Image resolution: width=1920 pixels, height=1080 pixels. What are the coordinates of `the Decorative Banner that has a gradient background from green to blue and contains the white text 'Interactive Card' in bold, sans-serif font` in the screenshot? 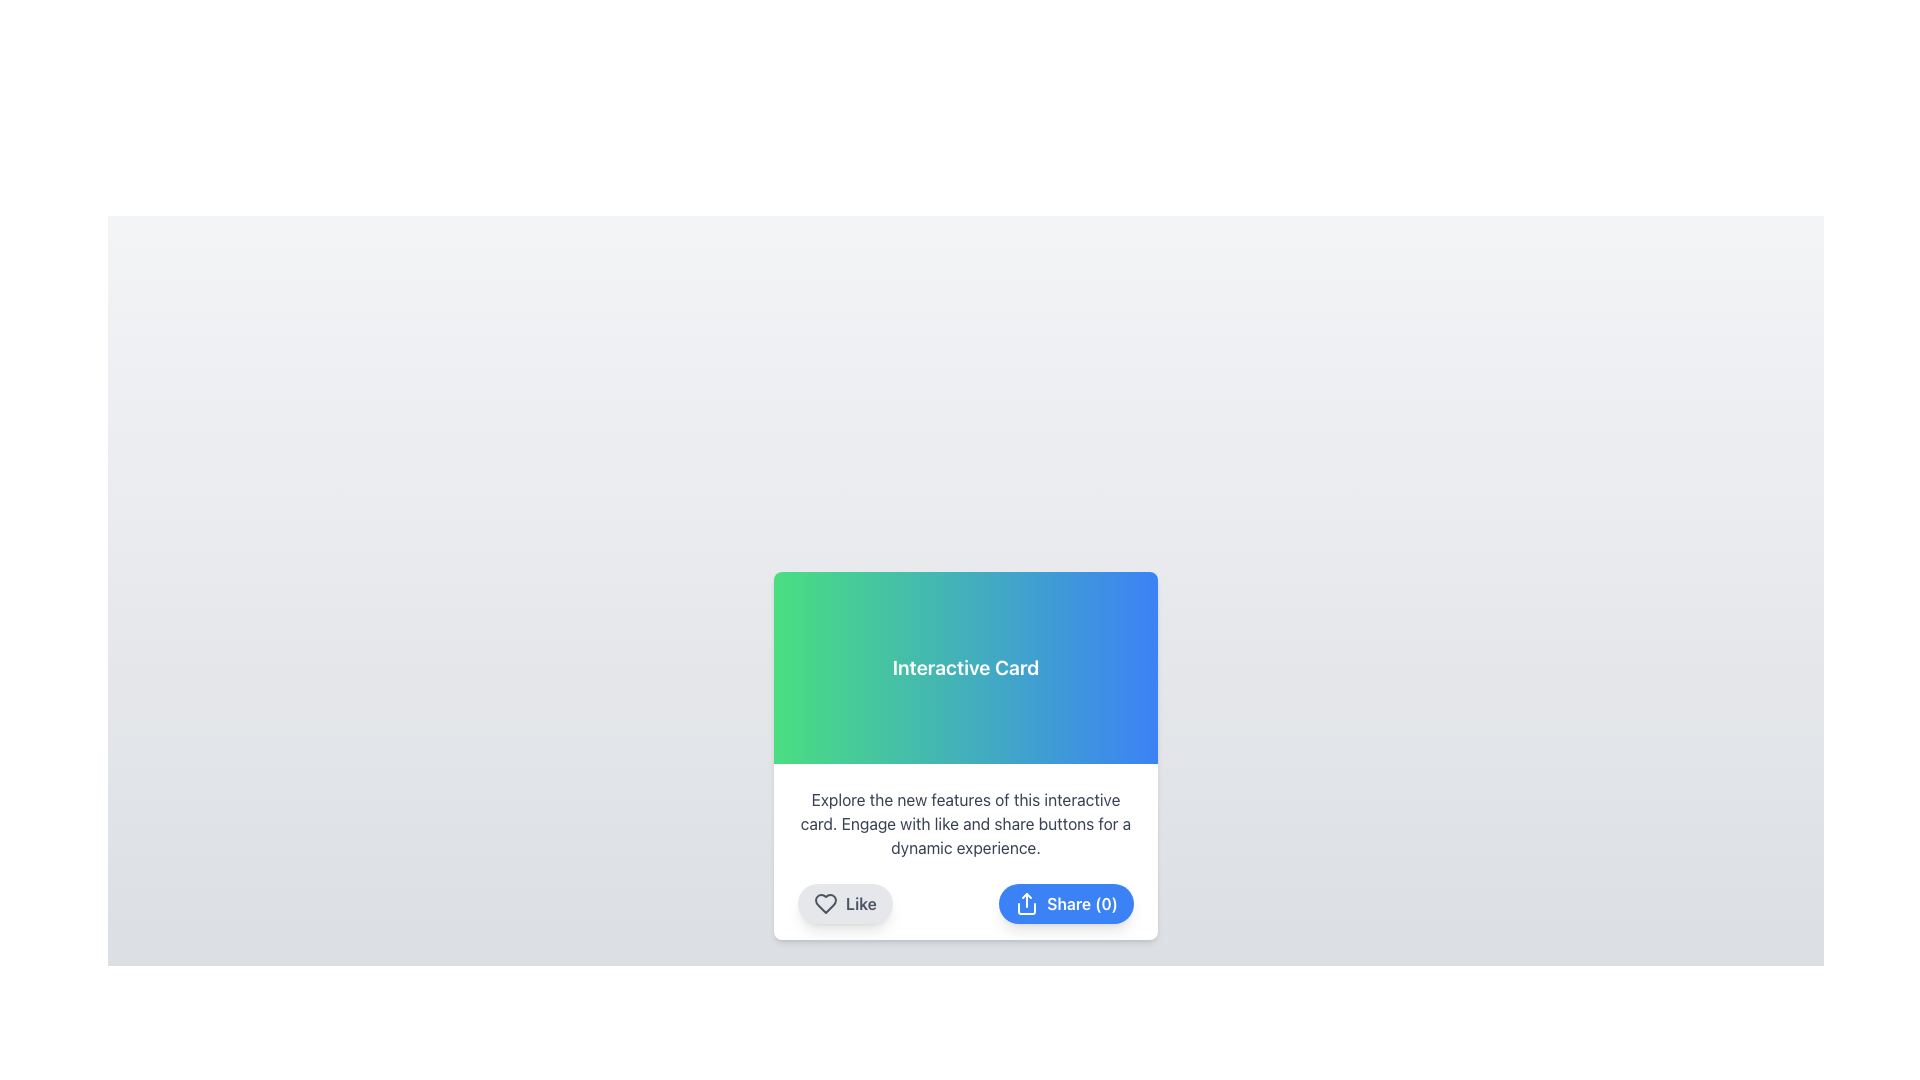 It's located at (965, 667).